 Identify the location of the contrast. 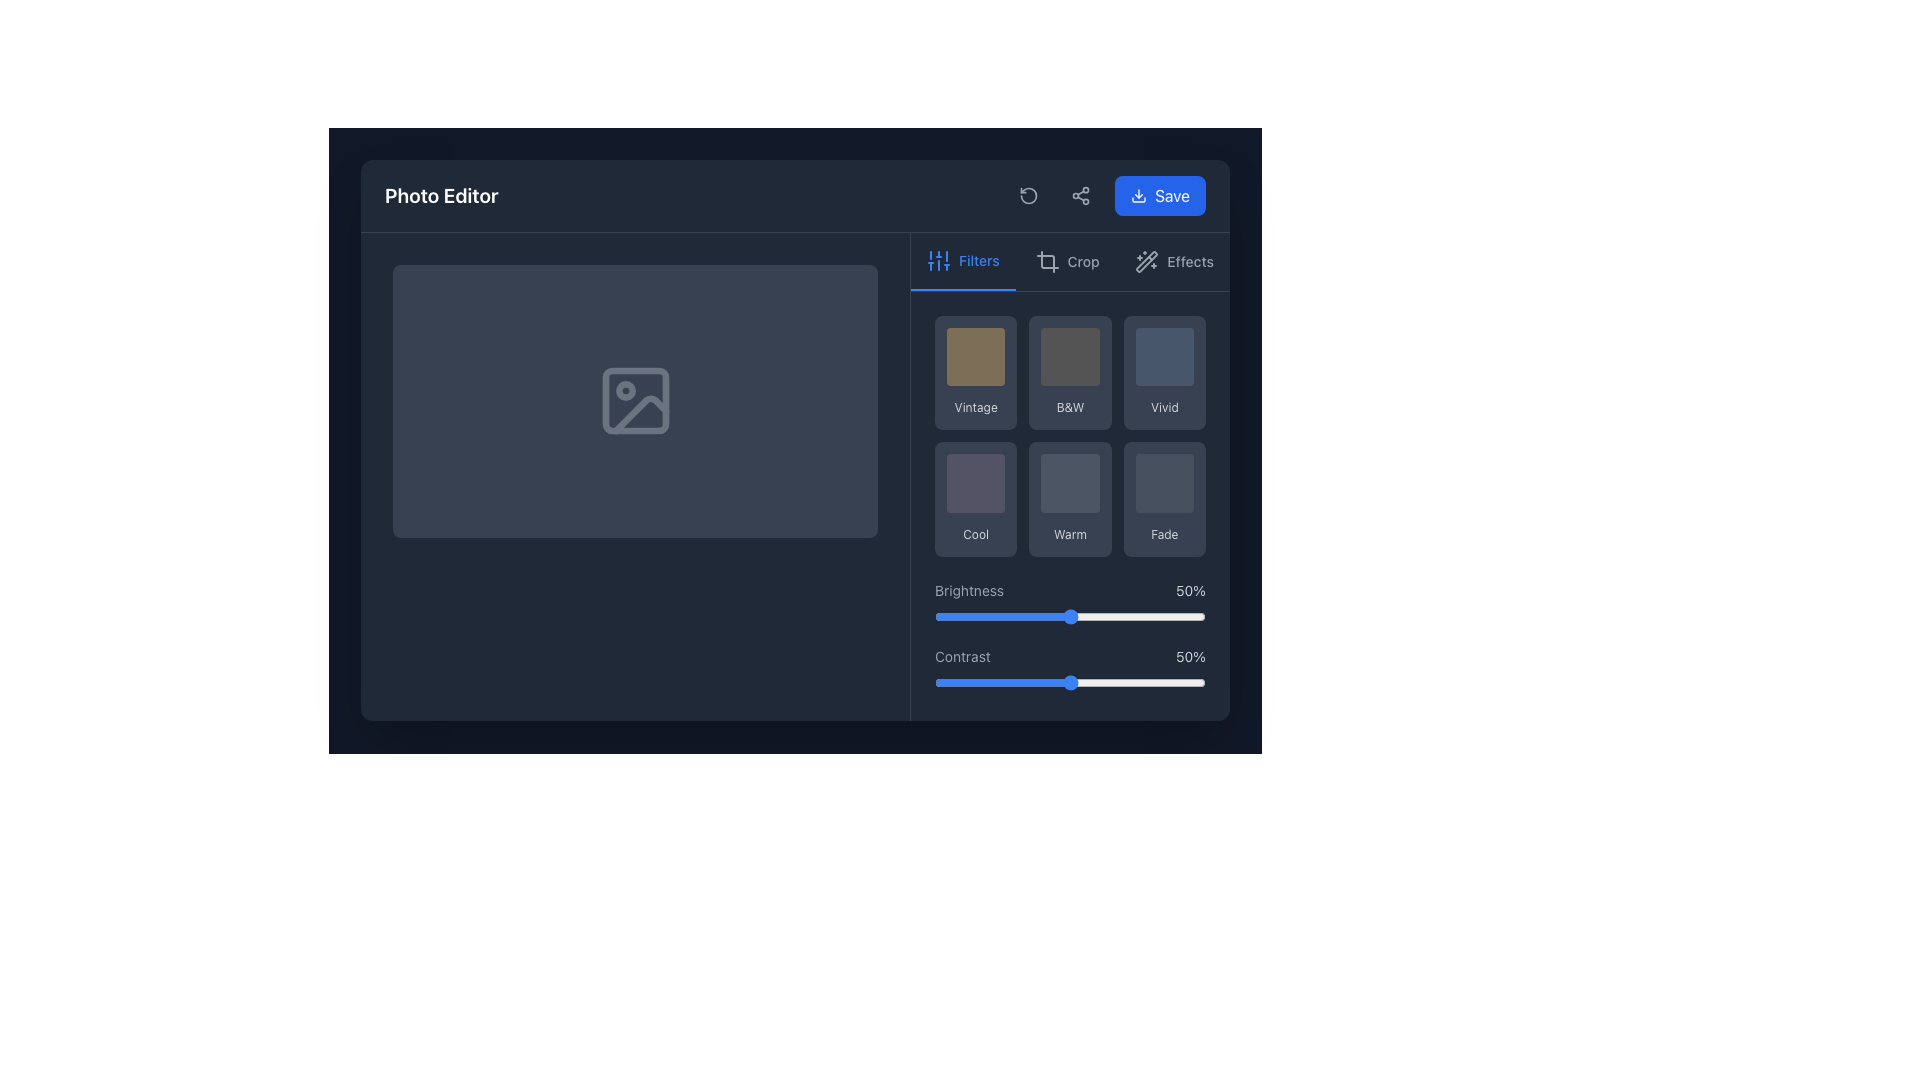
(981, 681).